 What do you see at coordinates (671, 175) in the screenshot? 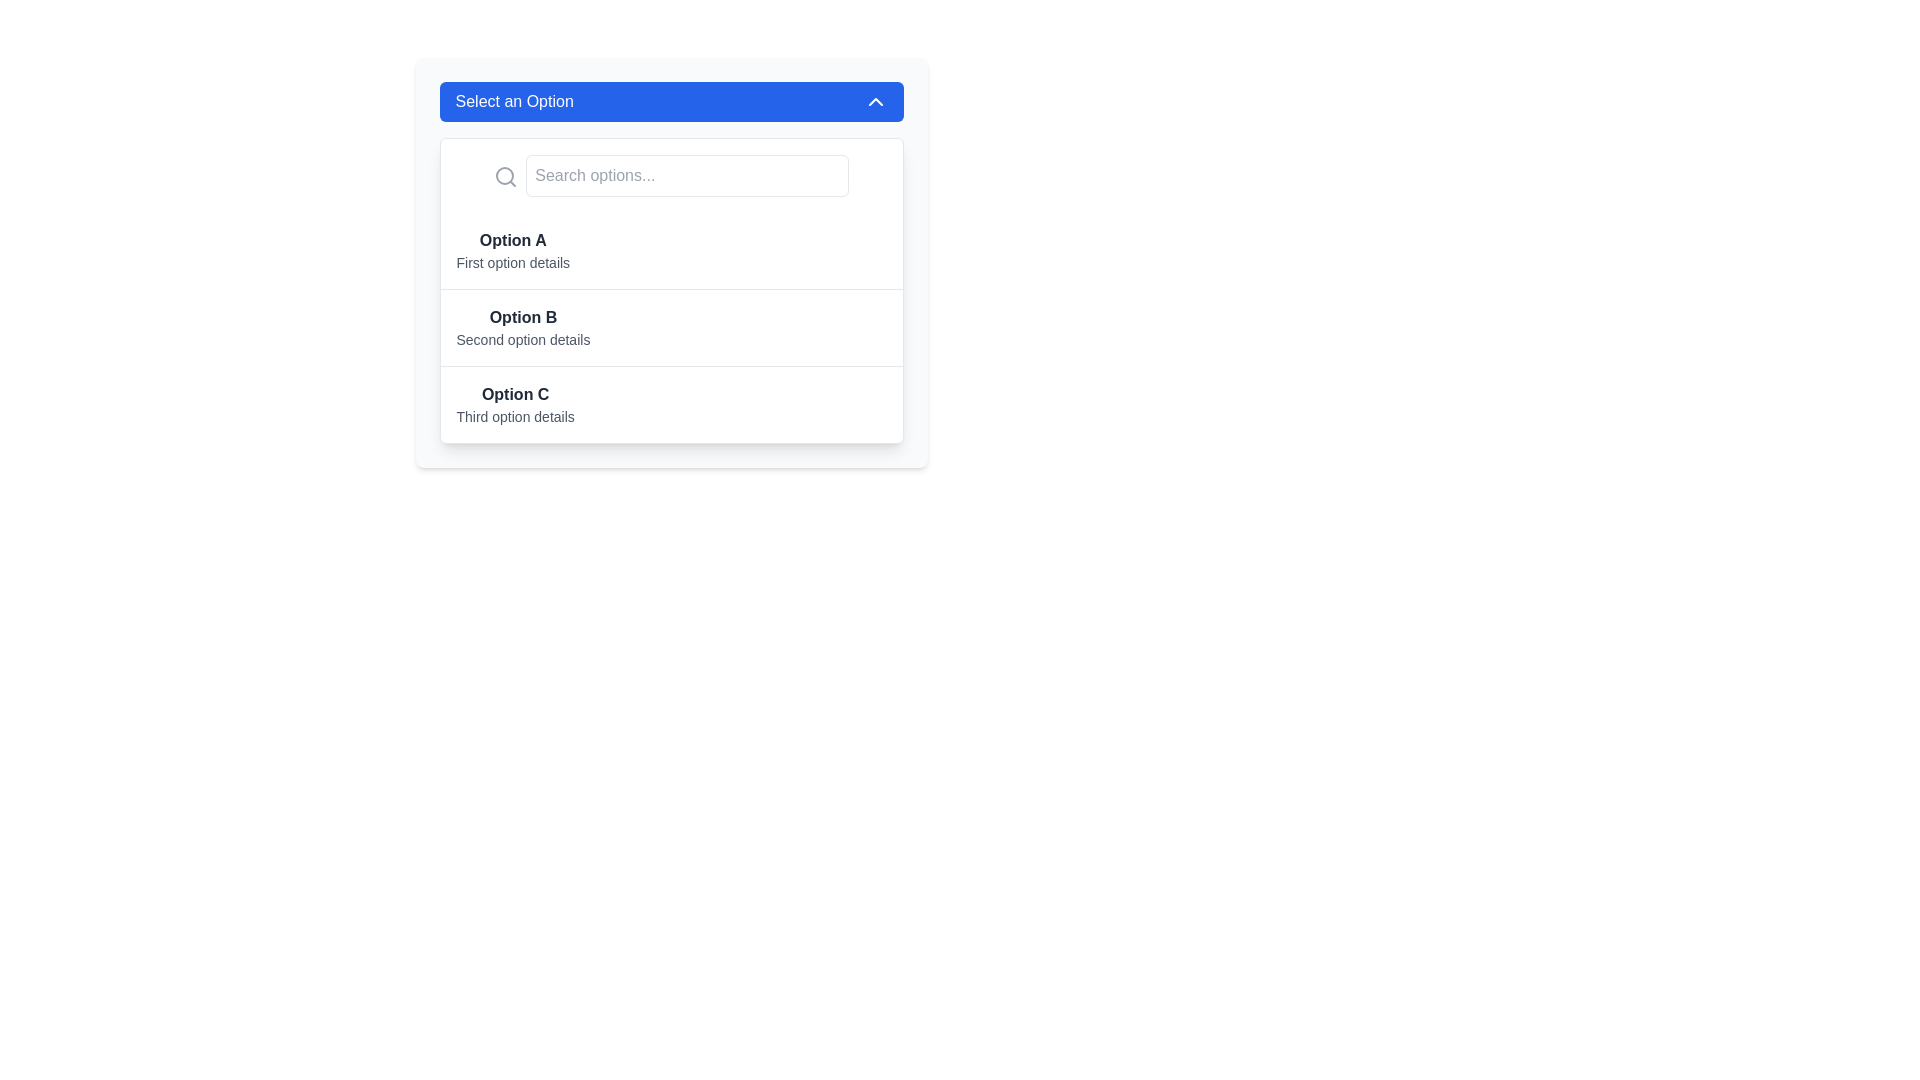
I see `text from the Text input field with a placeholder that says 'Search options...' located below the blue header labeled 'Select an Option.'` at bounding box center [671, 175].